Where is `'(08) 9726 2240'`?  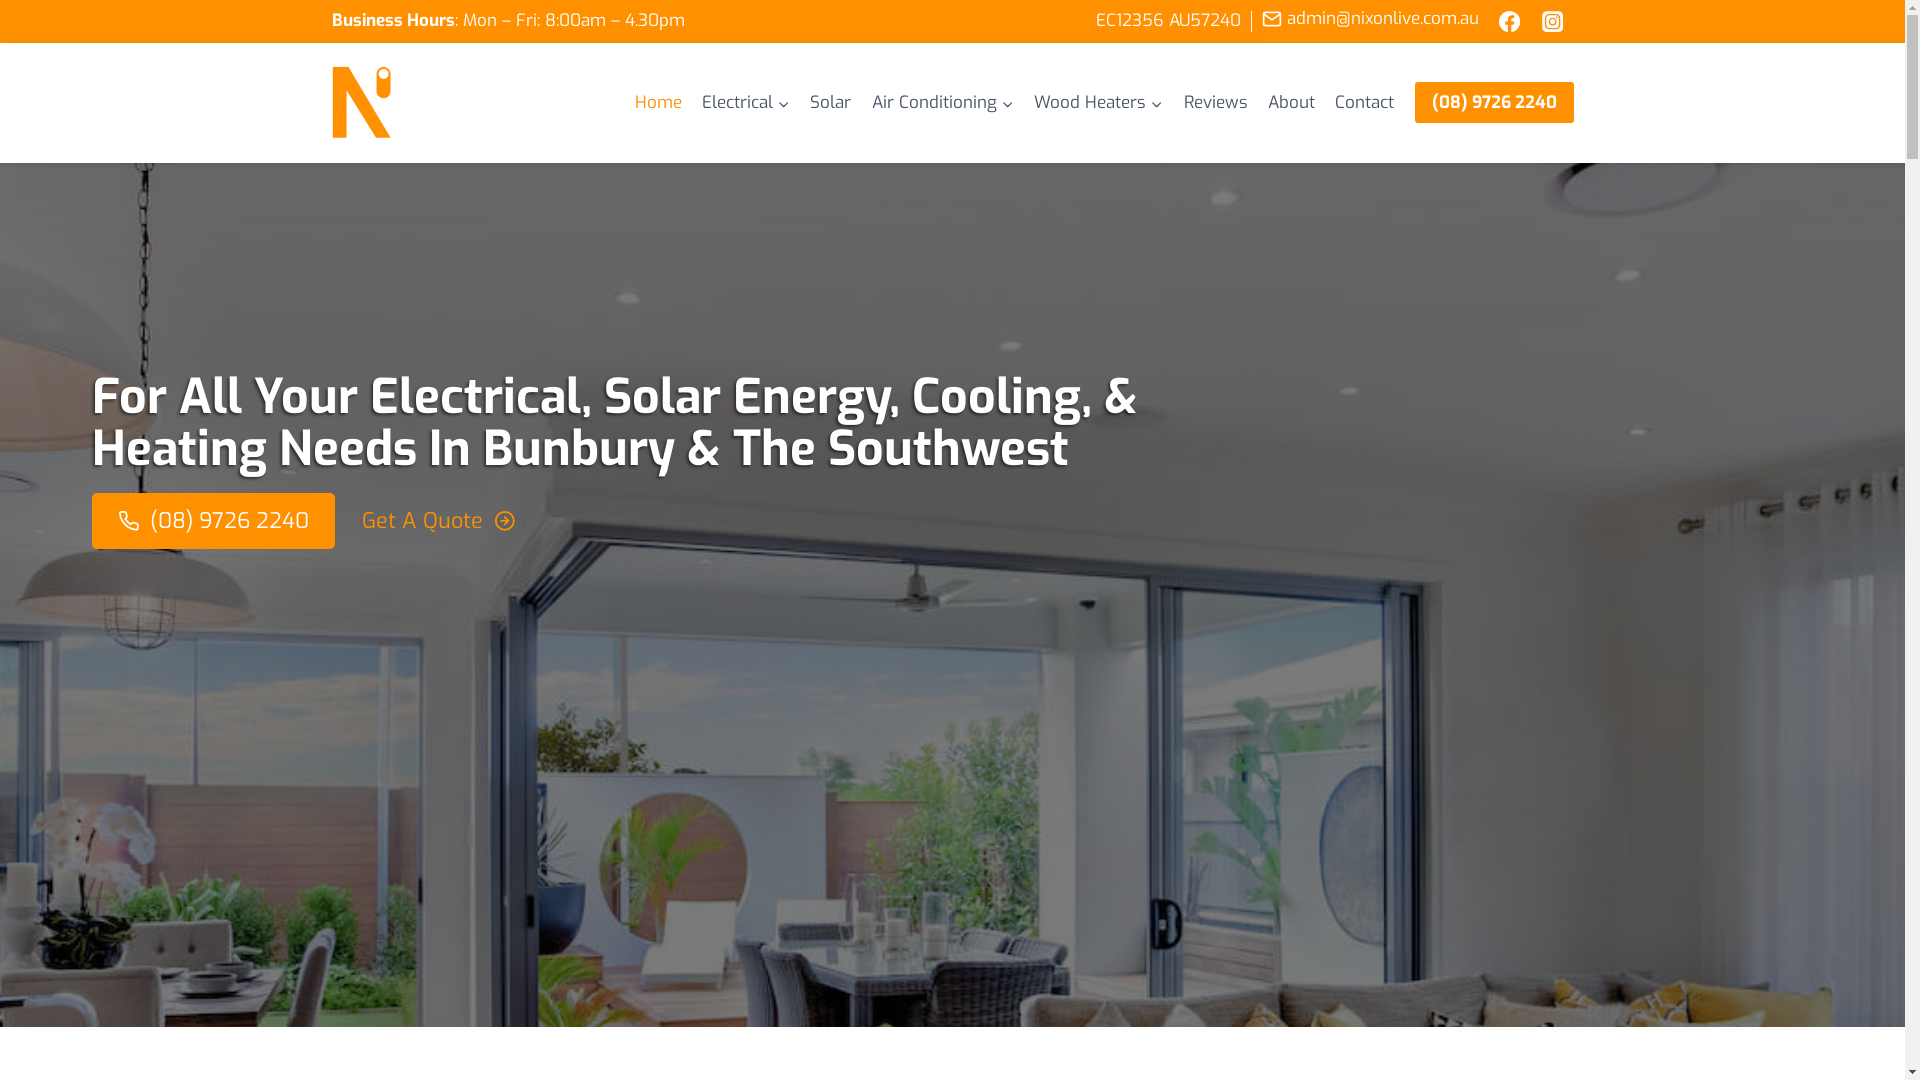 '(08) 9726 2240' is located at coordinates (1493, 102).